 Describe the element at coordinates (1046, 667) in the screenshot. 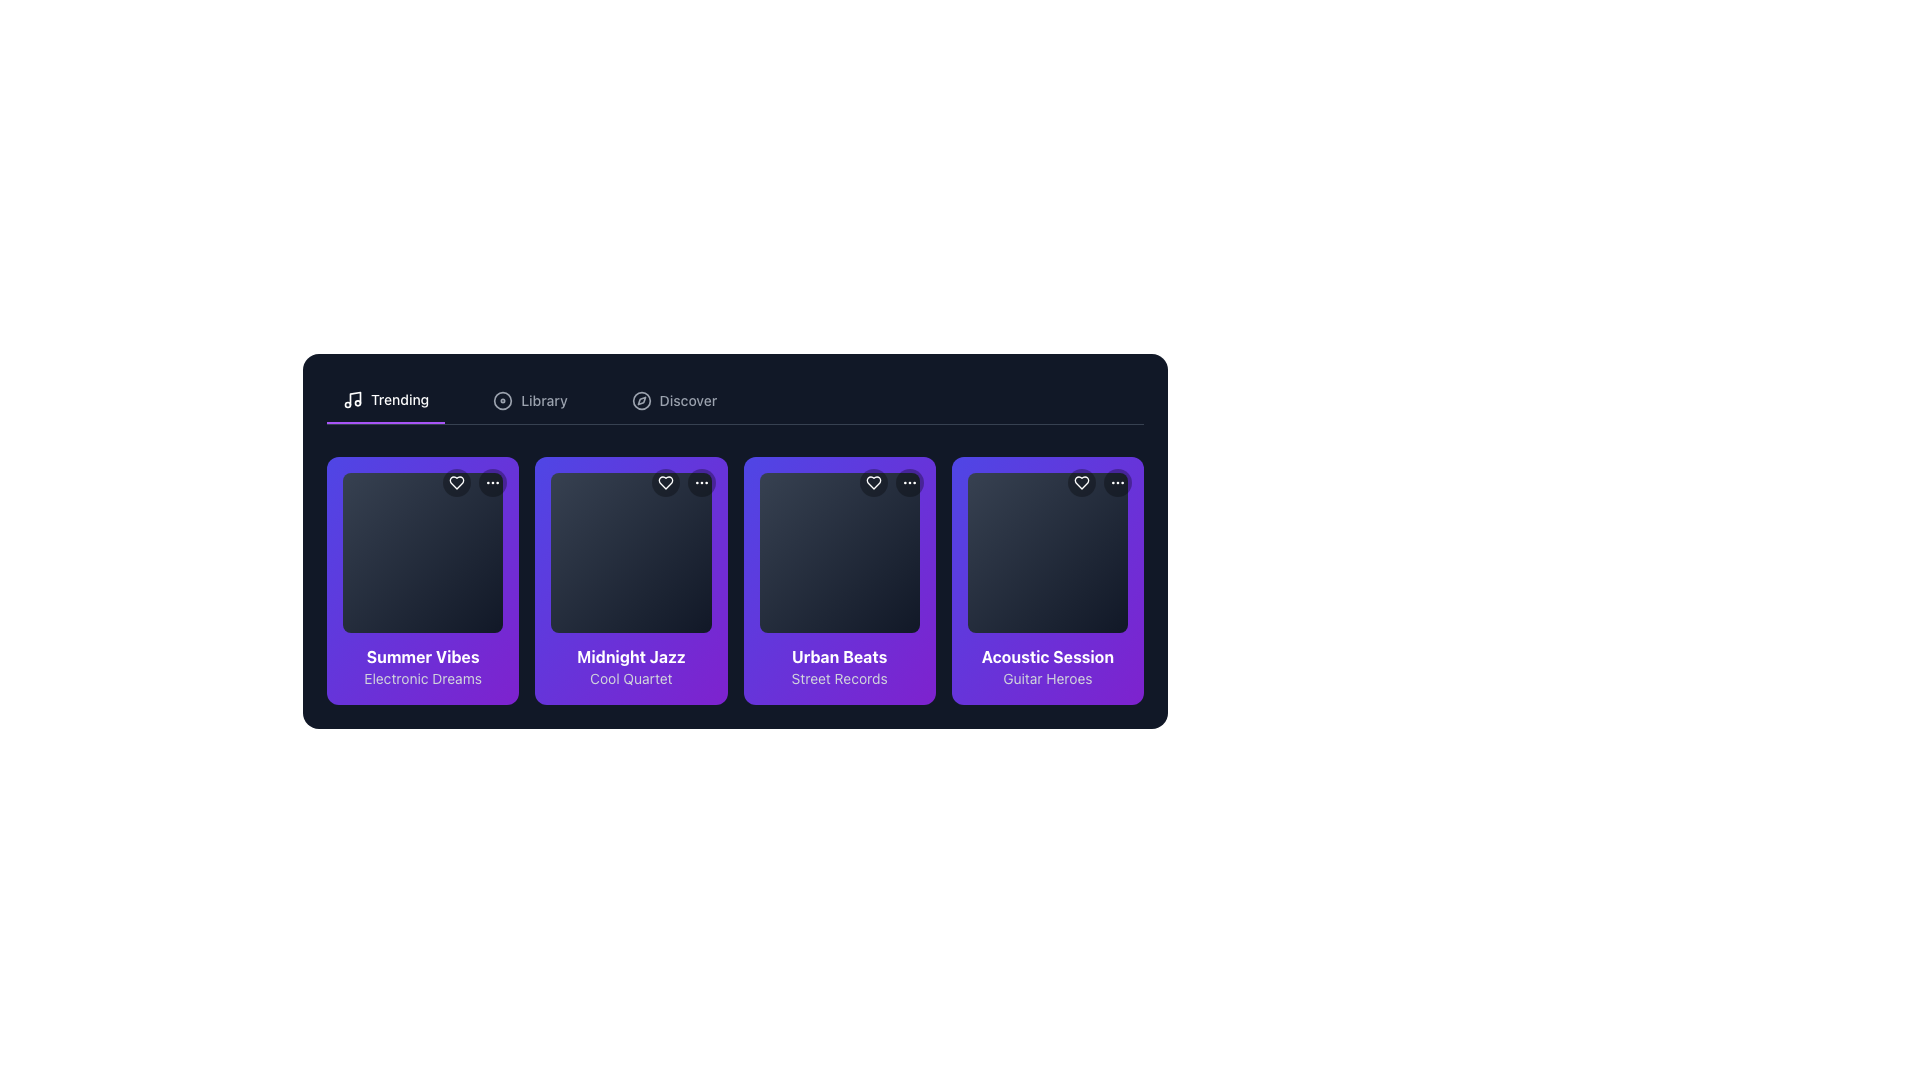

I see `the Text label with two lines` at that location.